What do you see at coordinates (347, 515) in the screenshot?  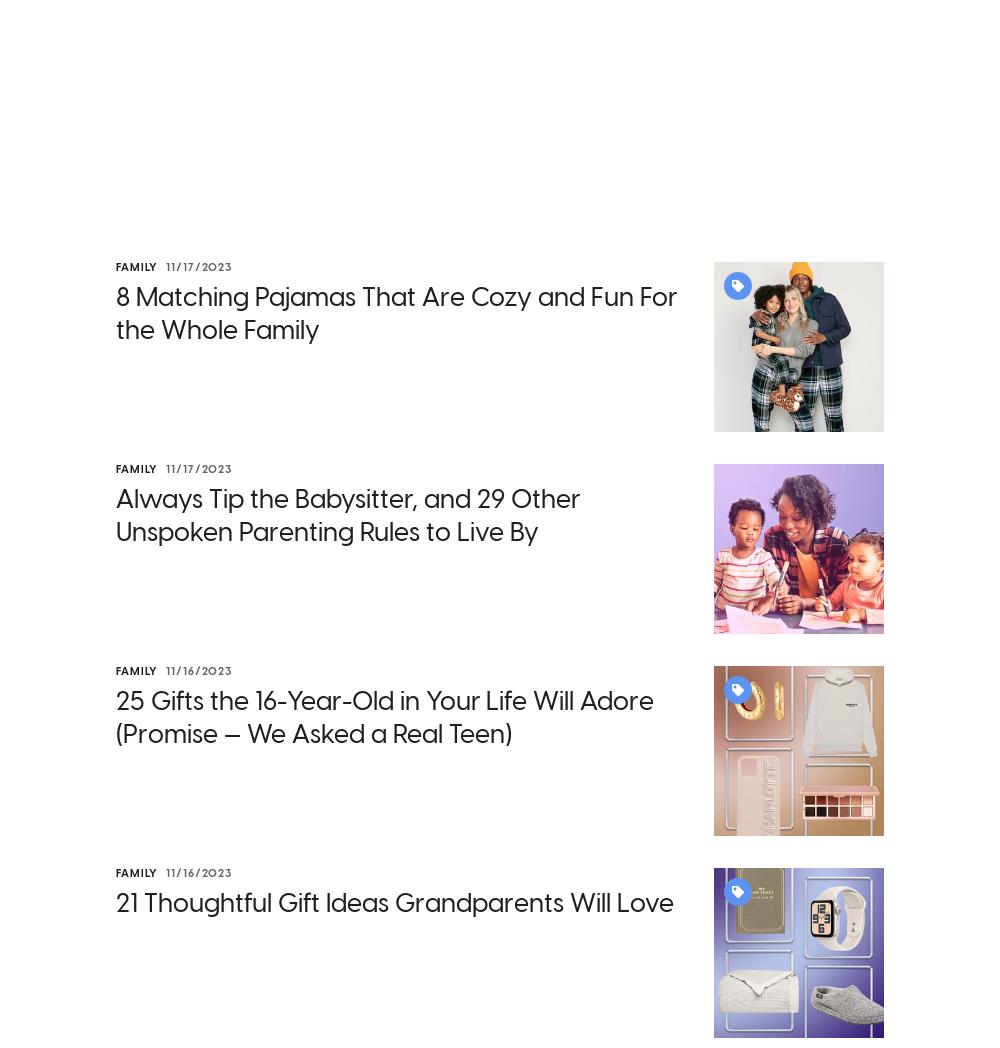 I see `'Always Tip the Babysitter, and 29 Other Unspoken Parenting Rules to Live By'` at bounding box center [347, 515].